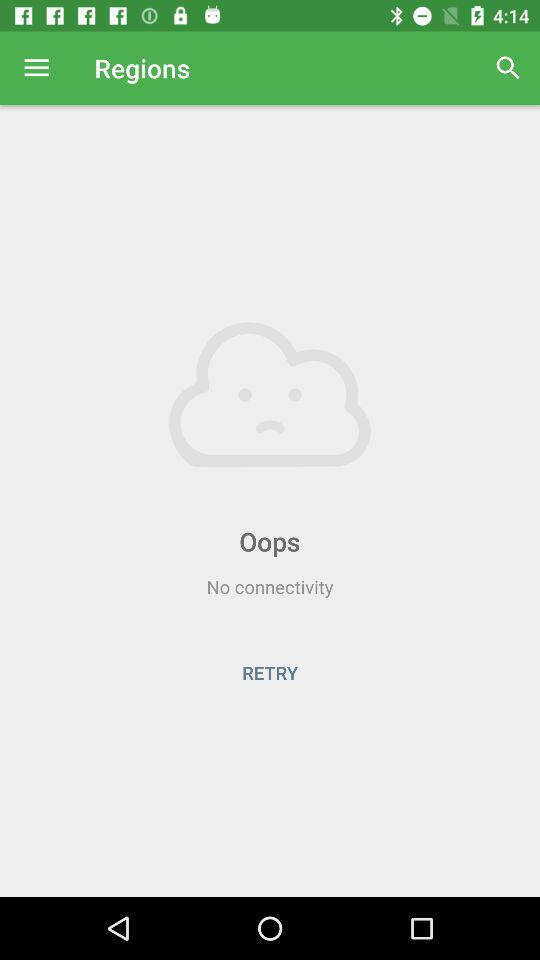 The width and height of the screenshot is (540, 960). Describe the element at coordinates (270, 672) in the screenshot. I see `retry icon` at that location.